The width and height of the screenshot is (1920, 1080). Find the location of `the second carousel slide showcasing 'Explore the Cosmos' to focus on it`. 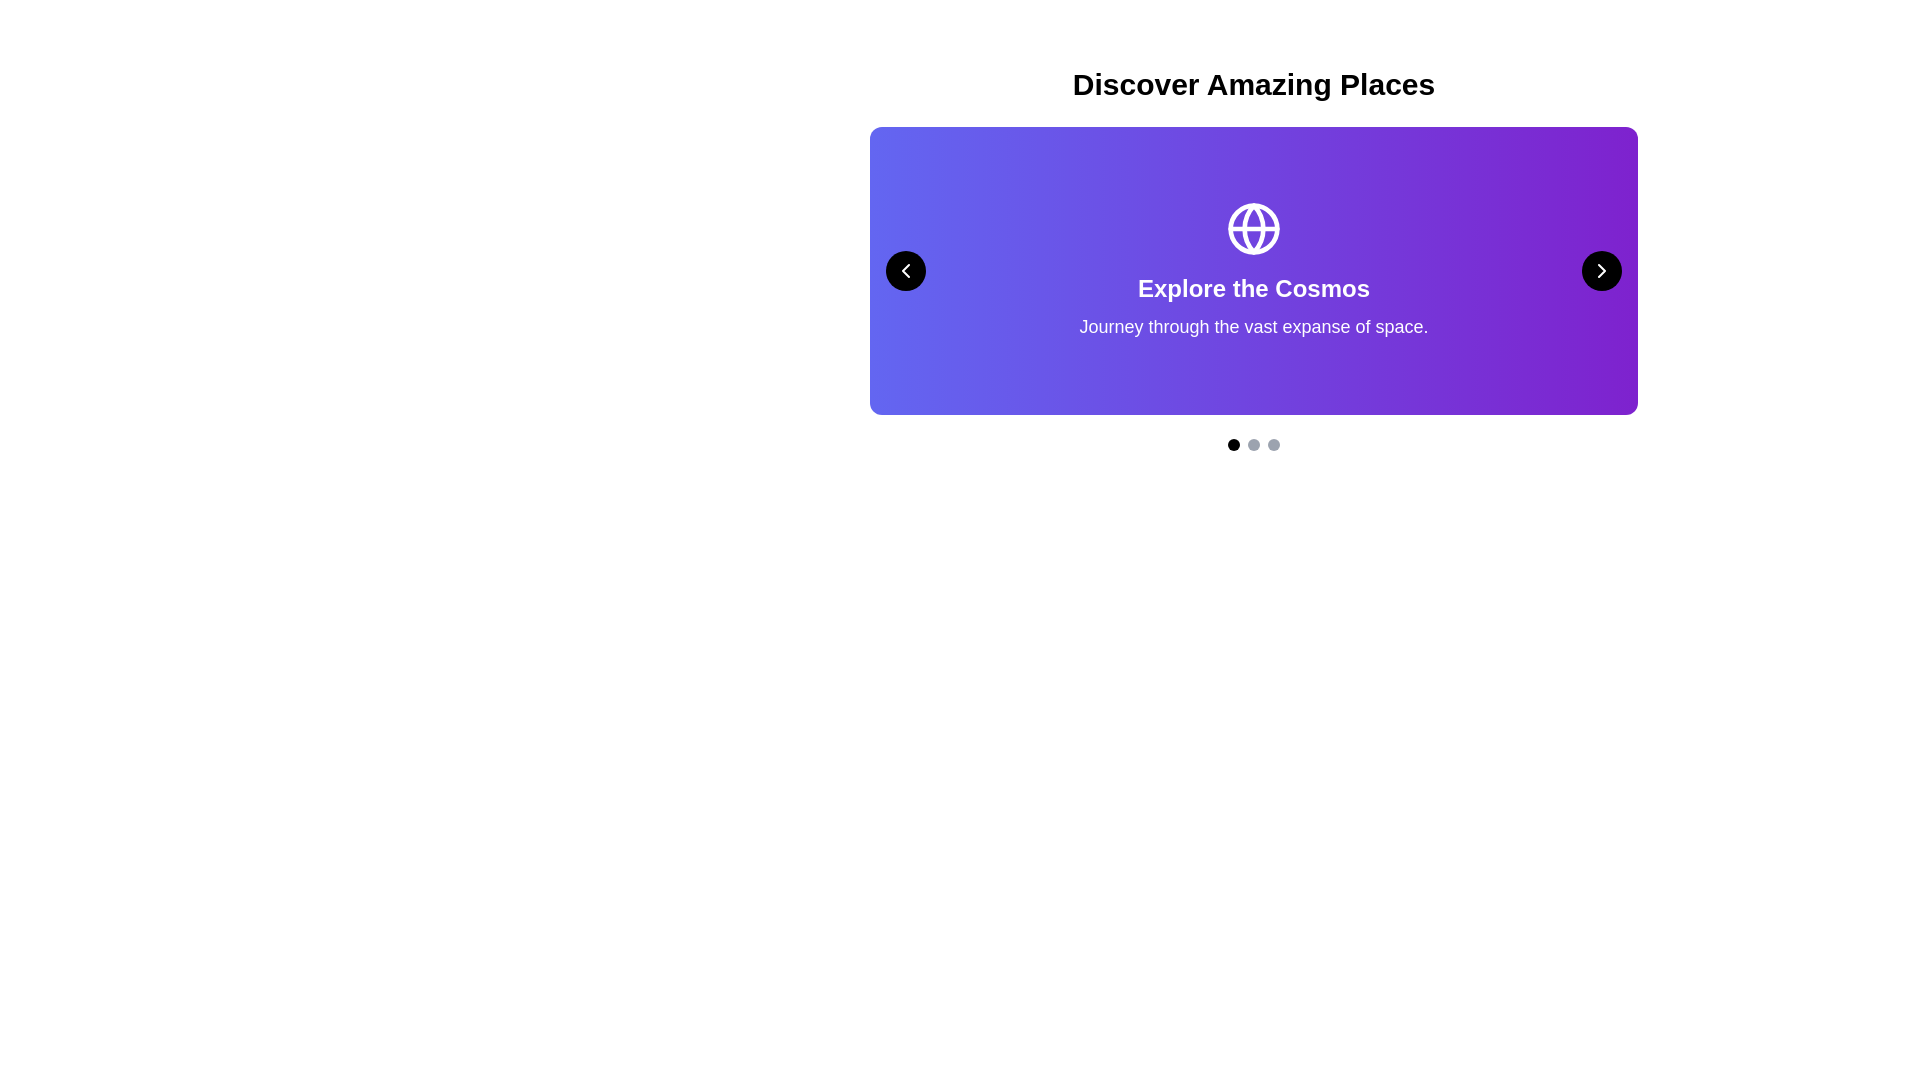

the second carousel slide showcasing 'Explore the Cosmos' to focus on it is located at coordinates (1252, 270).